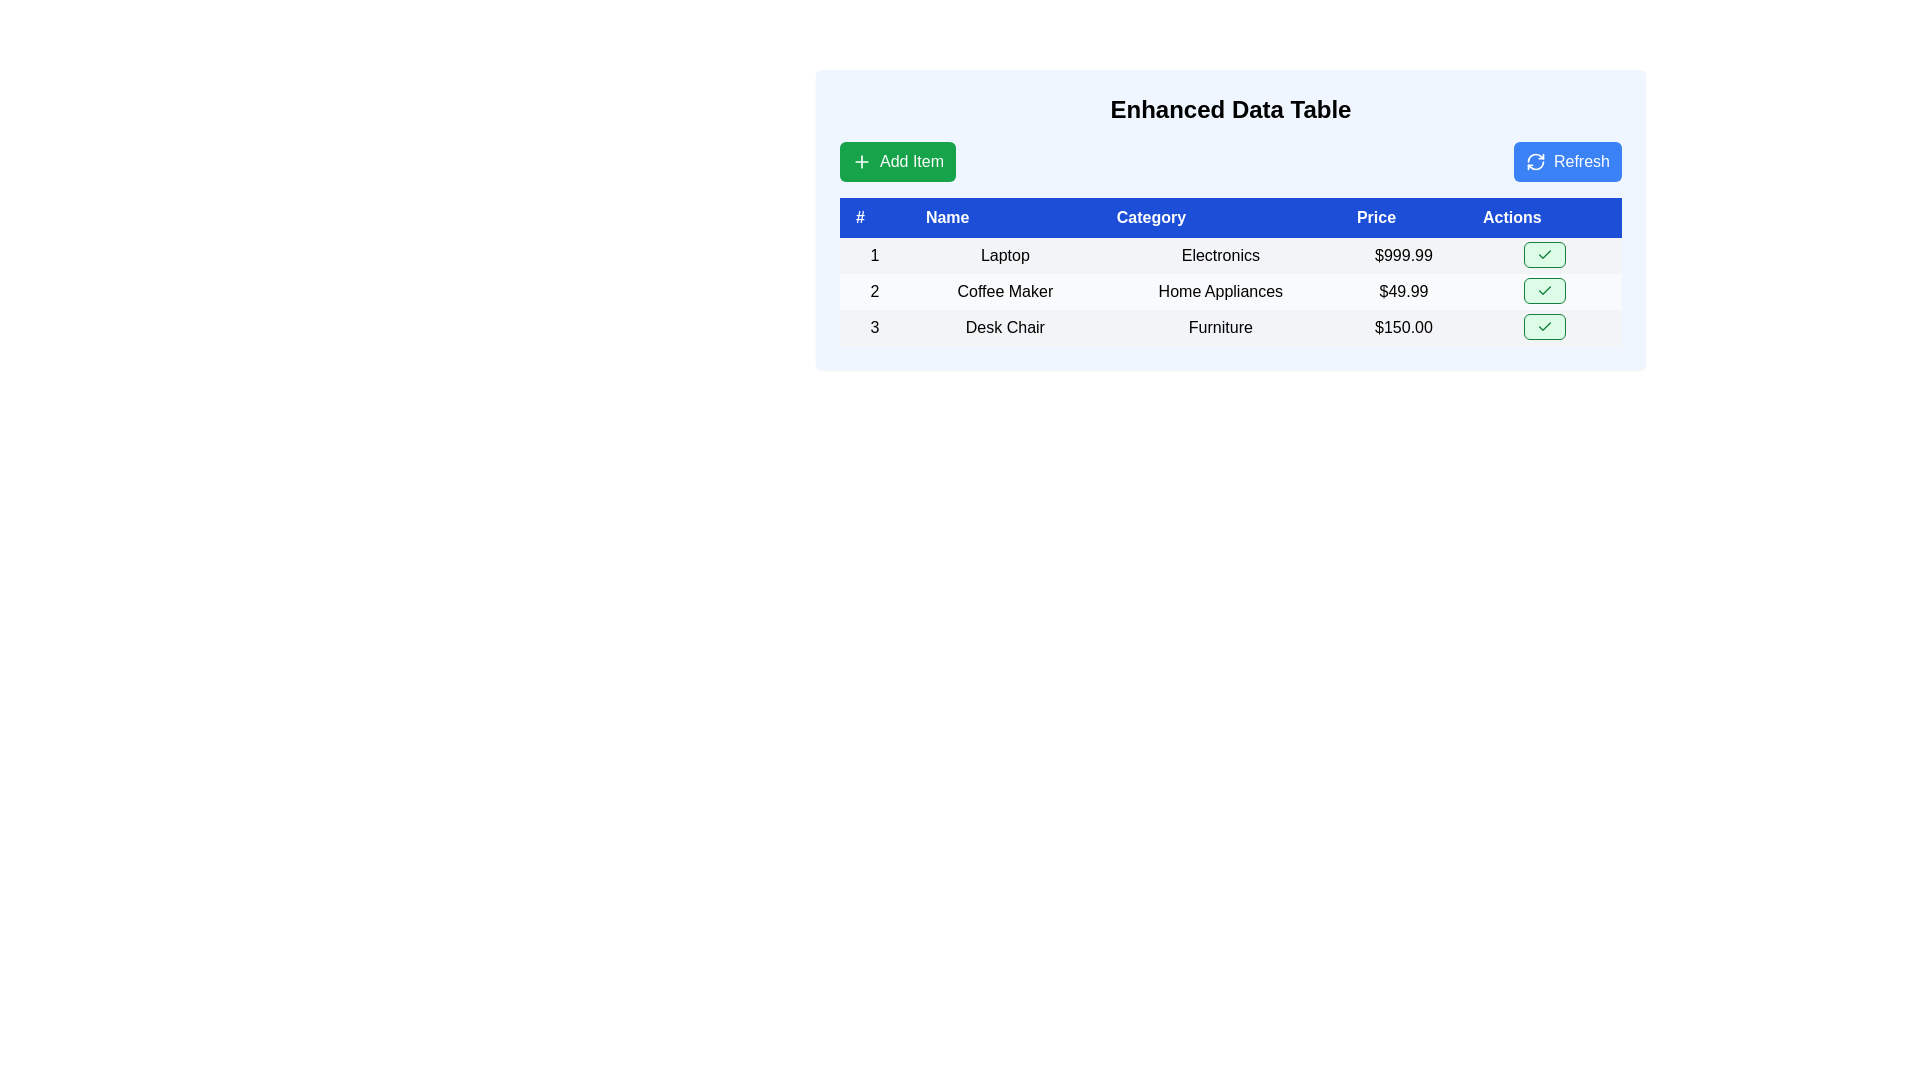  What do you see at coordinates (1229, 326) in the screenshot?
I see `the individual cells within the table row representing 'Desk Chair', which is the third row of the data table` at bounding box center [1229, 326].